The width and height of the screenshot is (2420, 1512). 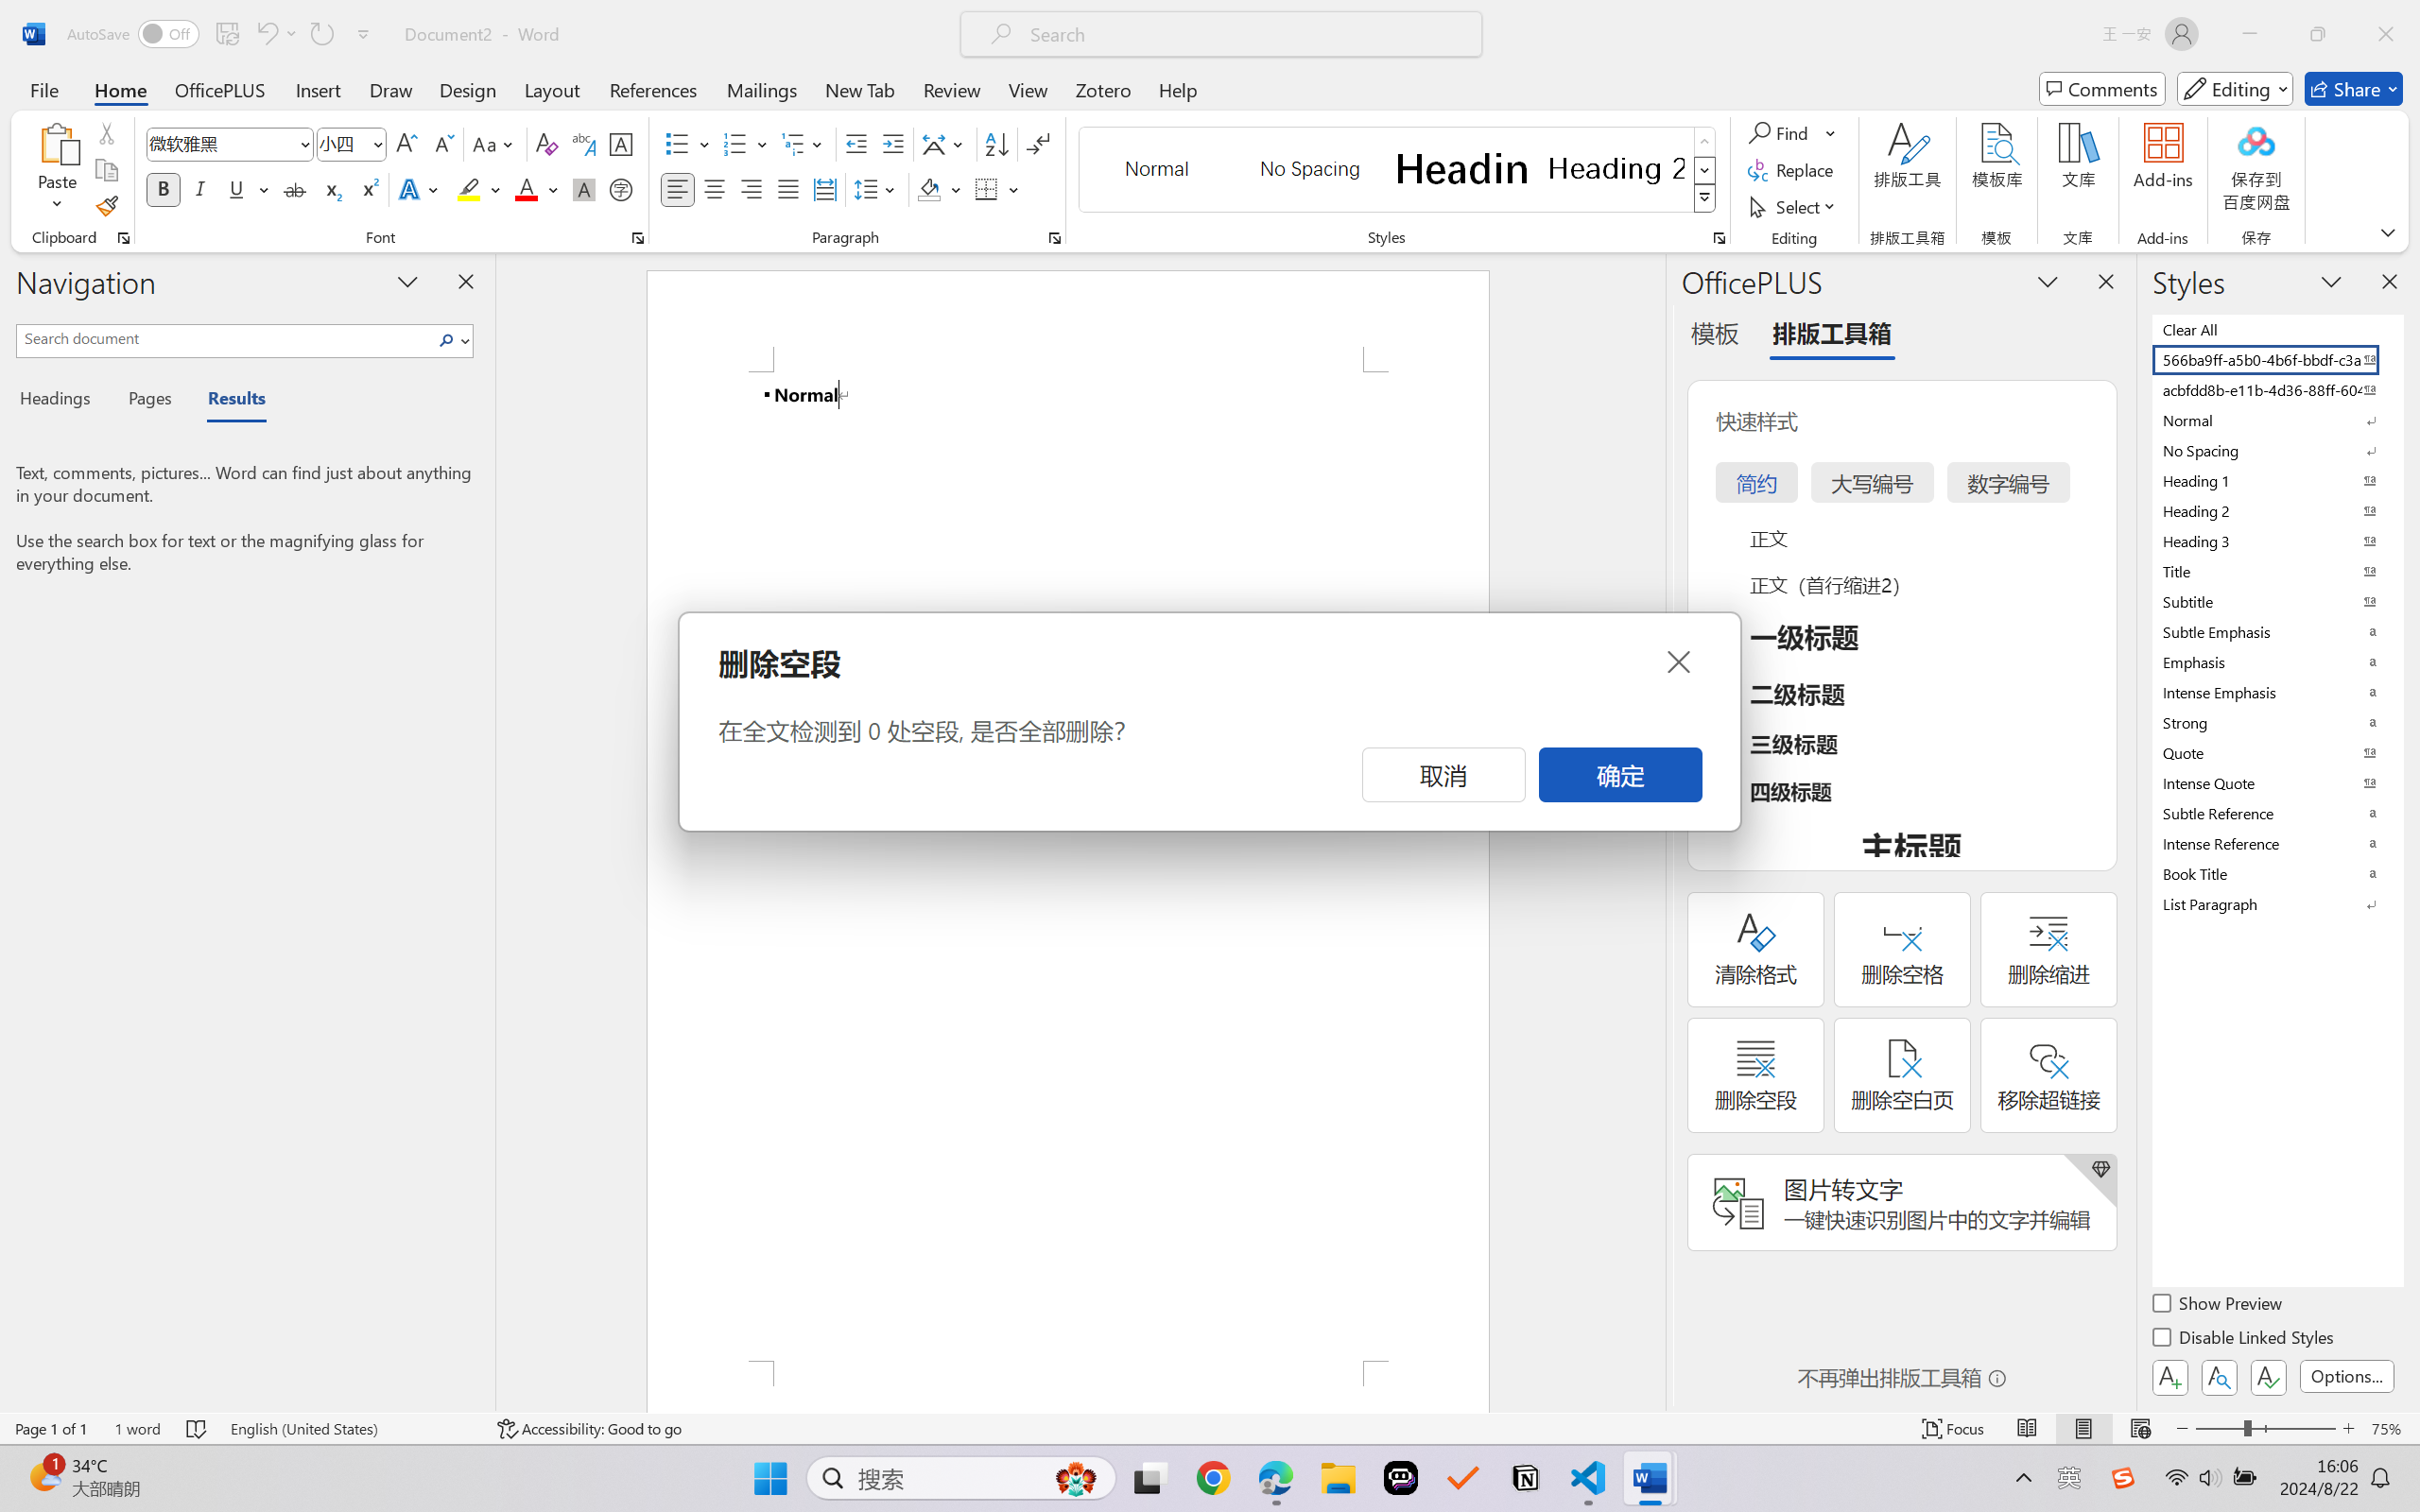 What do you see at coordinates (320, 33) in the screenshot?
I see `'Repeat Doc Close'` at bounding box center [320, 33].